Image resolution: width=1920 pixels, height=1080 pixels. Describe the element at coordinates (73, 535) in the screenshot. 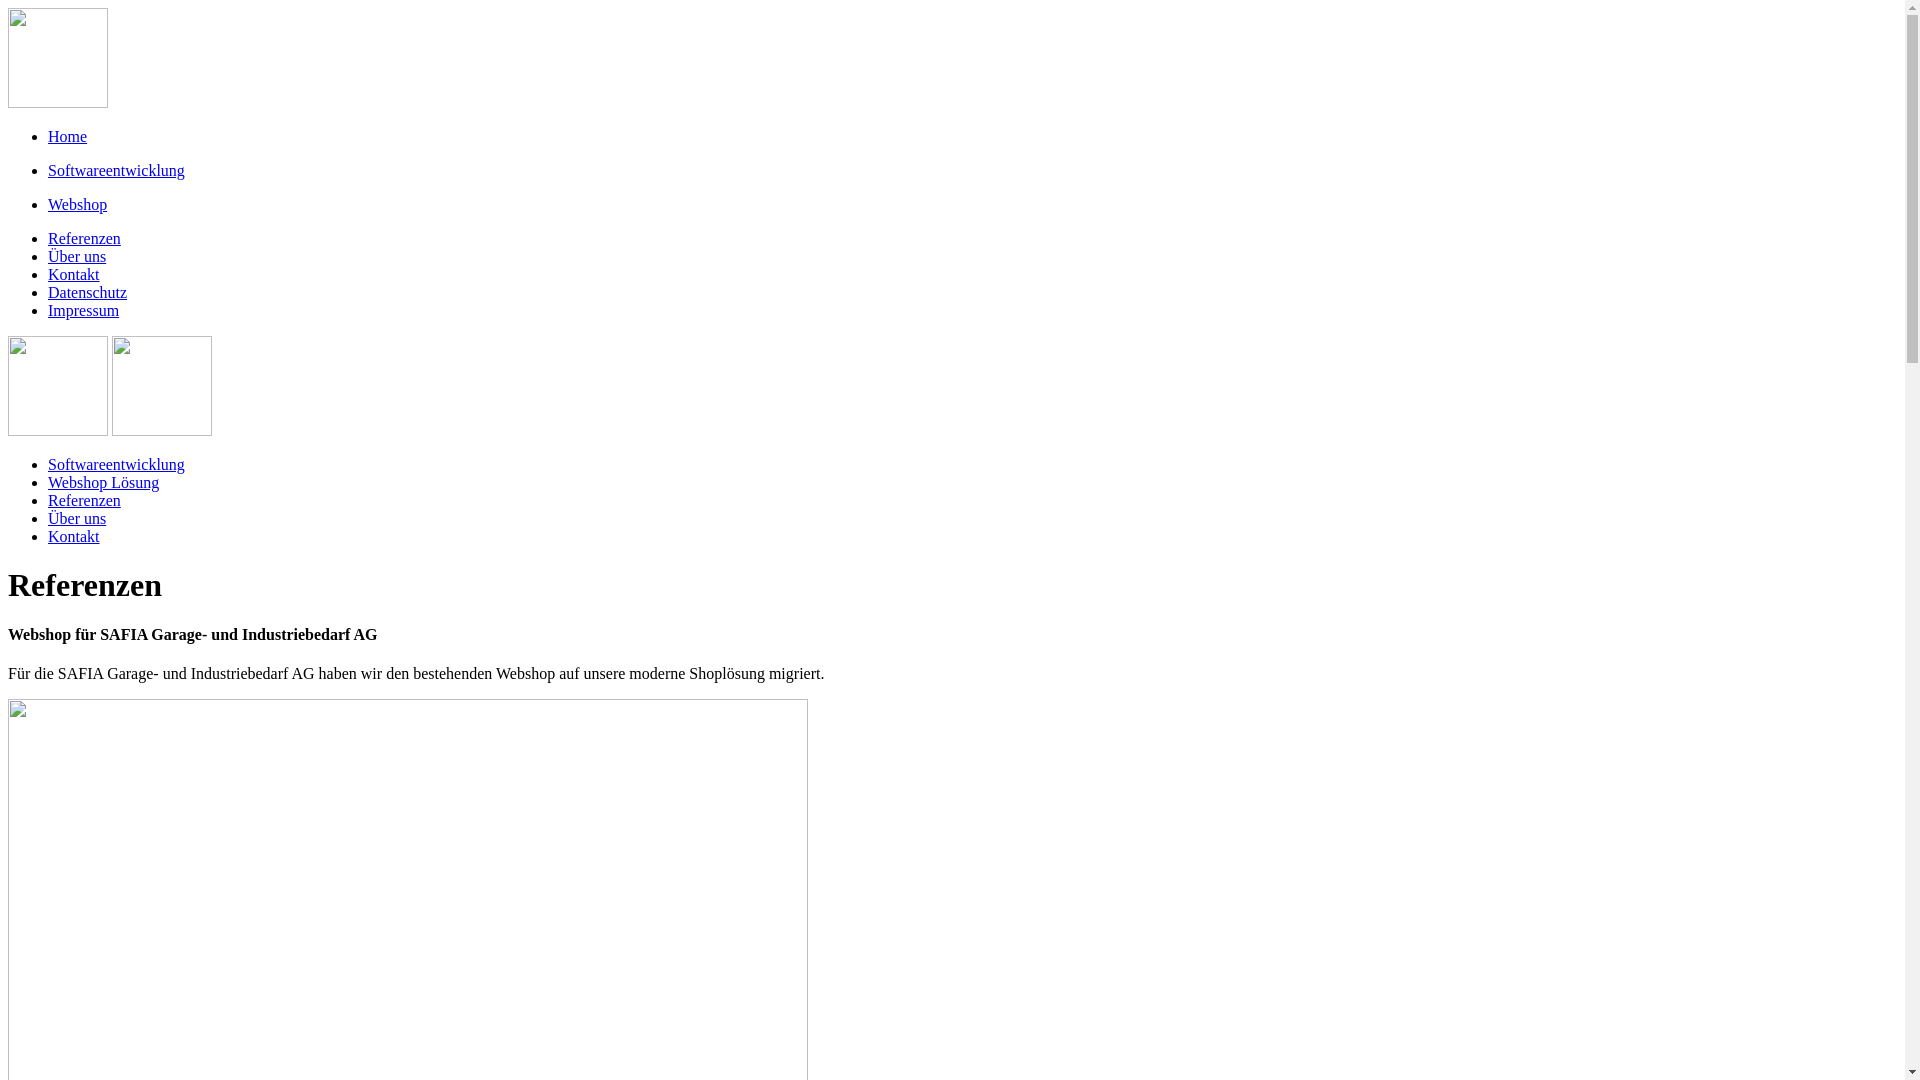

I see `'Kontakt'` at that location.